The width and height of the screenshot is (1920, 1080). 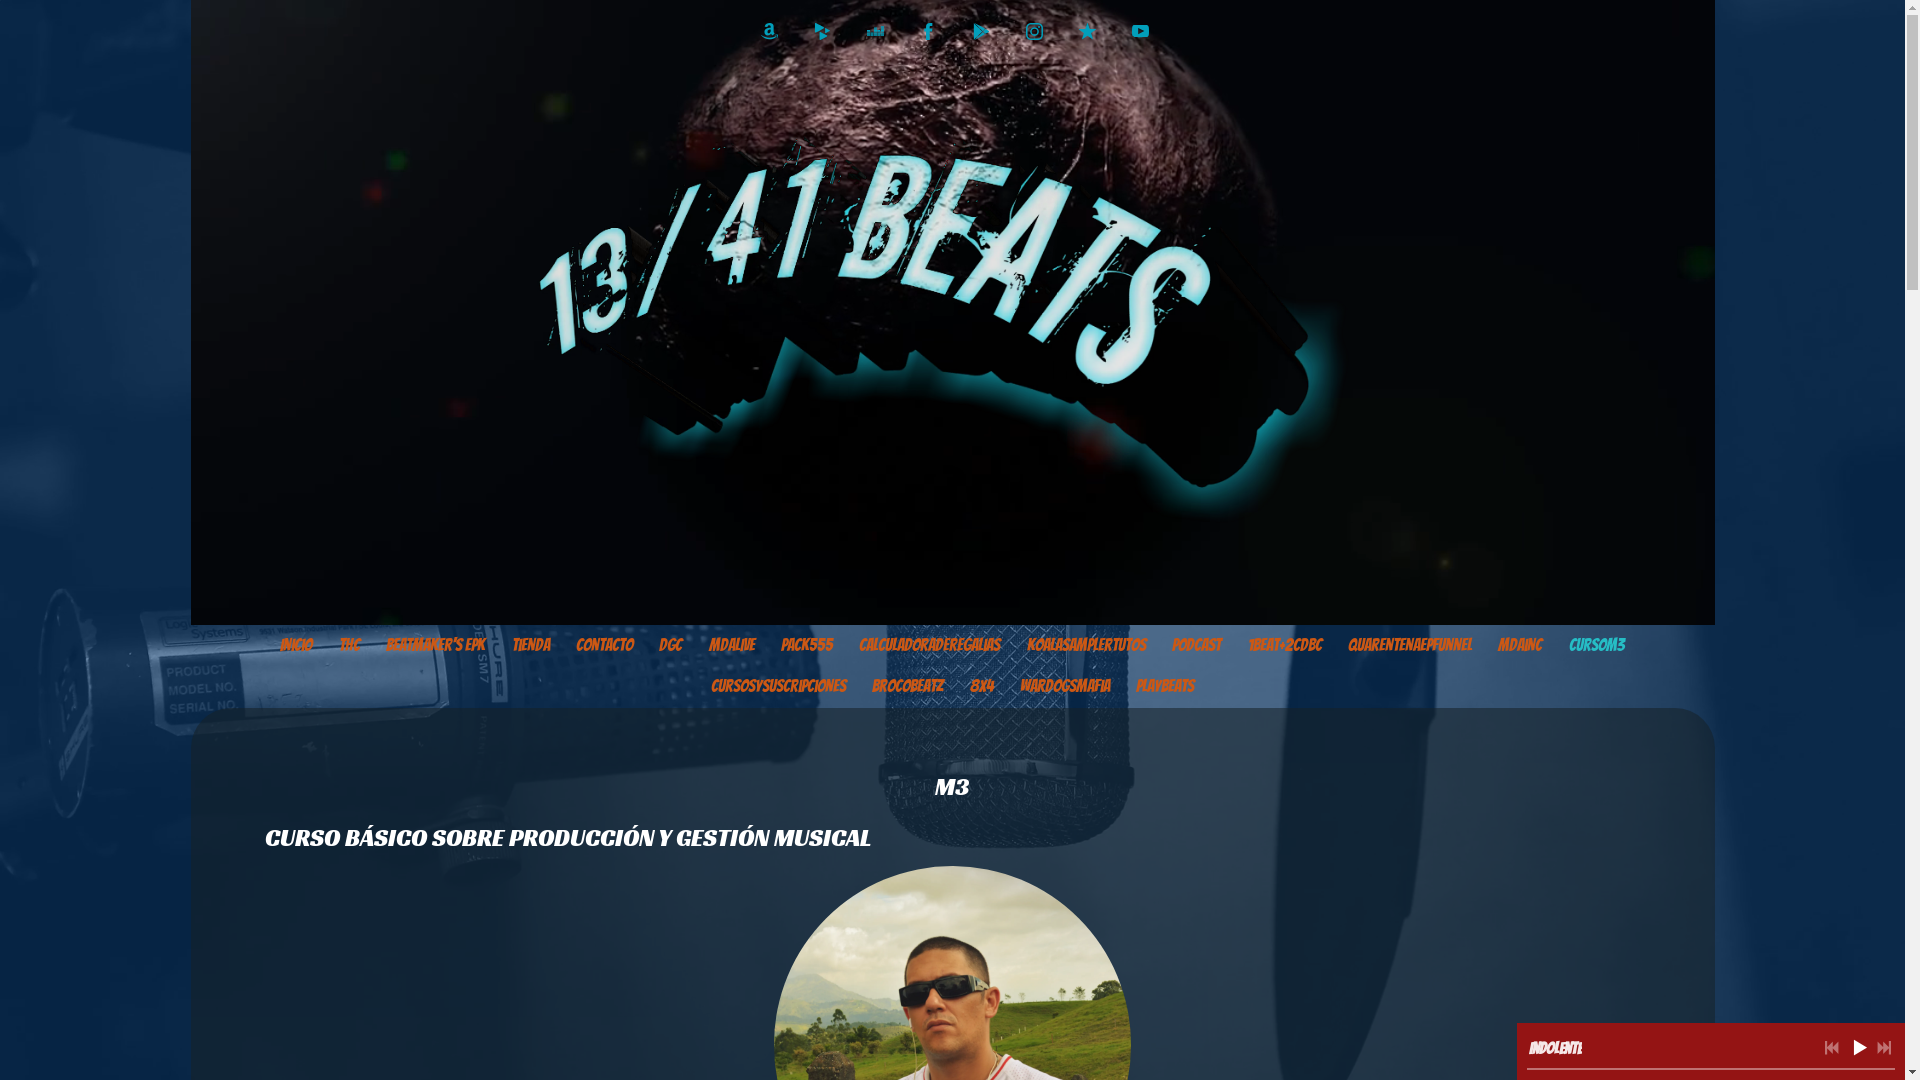 What do you see at coordinates (1554, 645) in the screenshot?
I see `'CursoM3'` at bounding box center [1554, 645].